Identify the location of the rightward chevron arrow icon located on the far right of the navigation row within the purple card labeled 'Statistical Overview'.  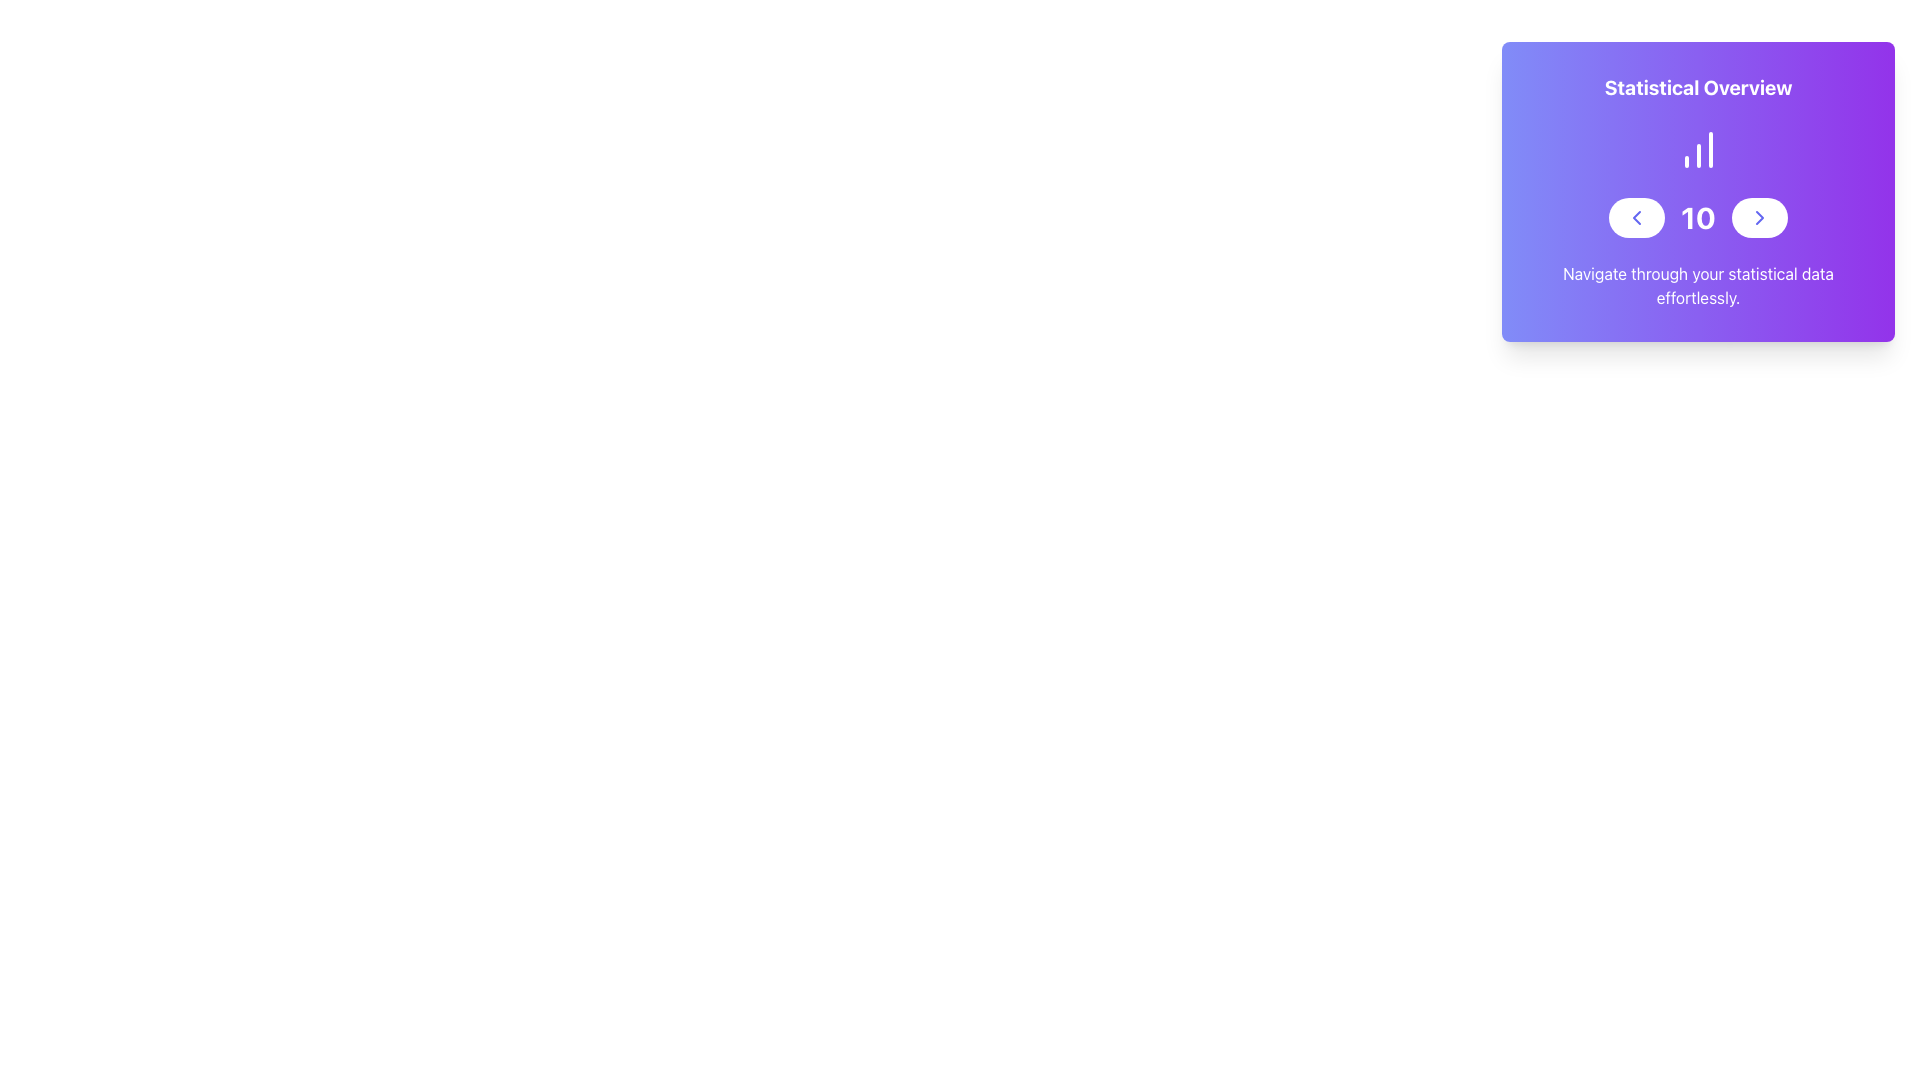
(1758, 218).